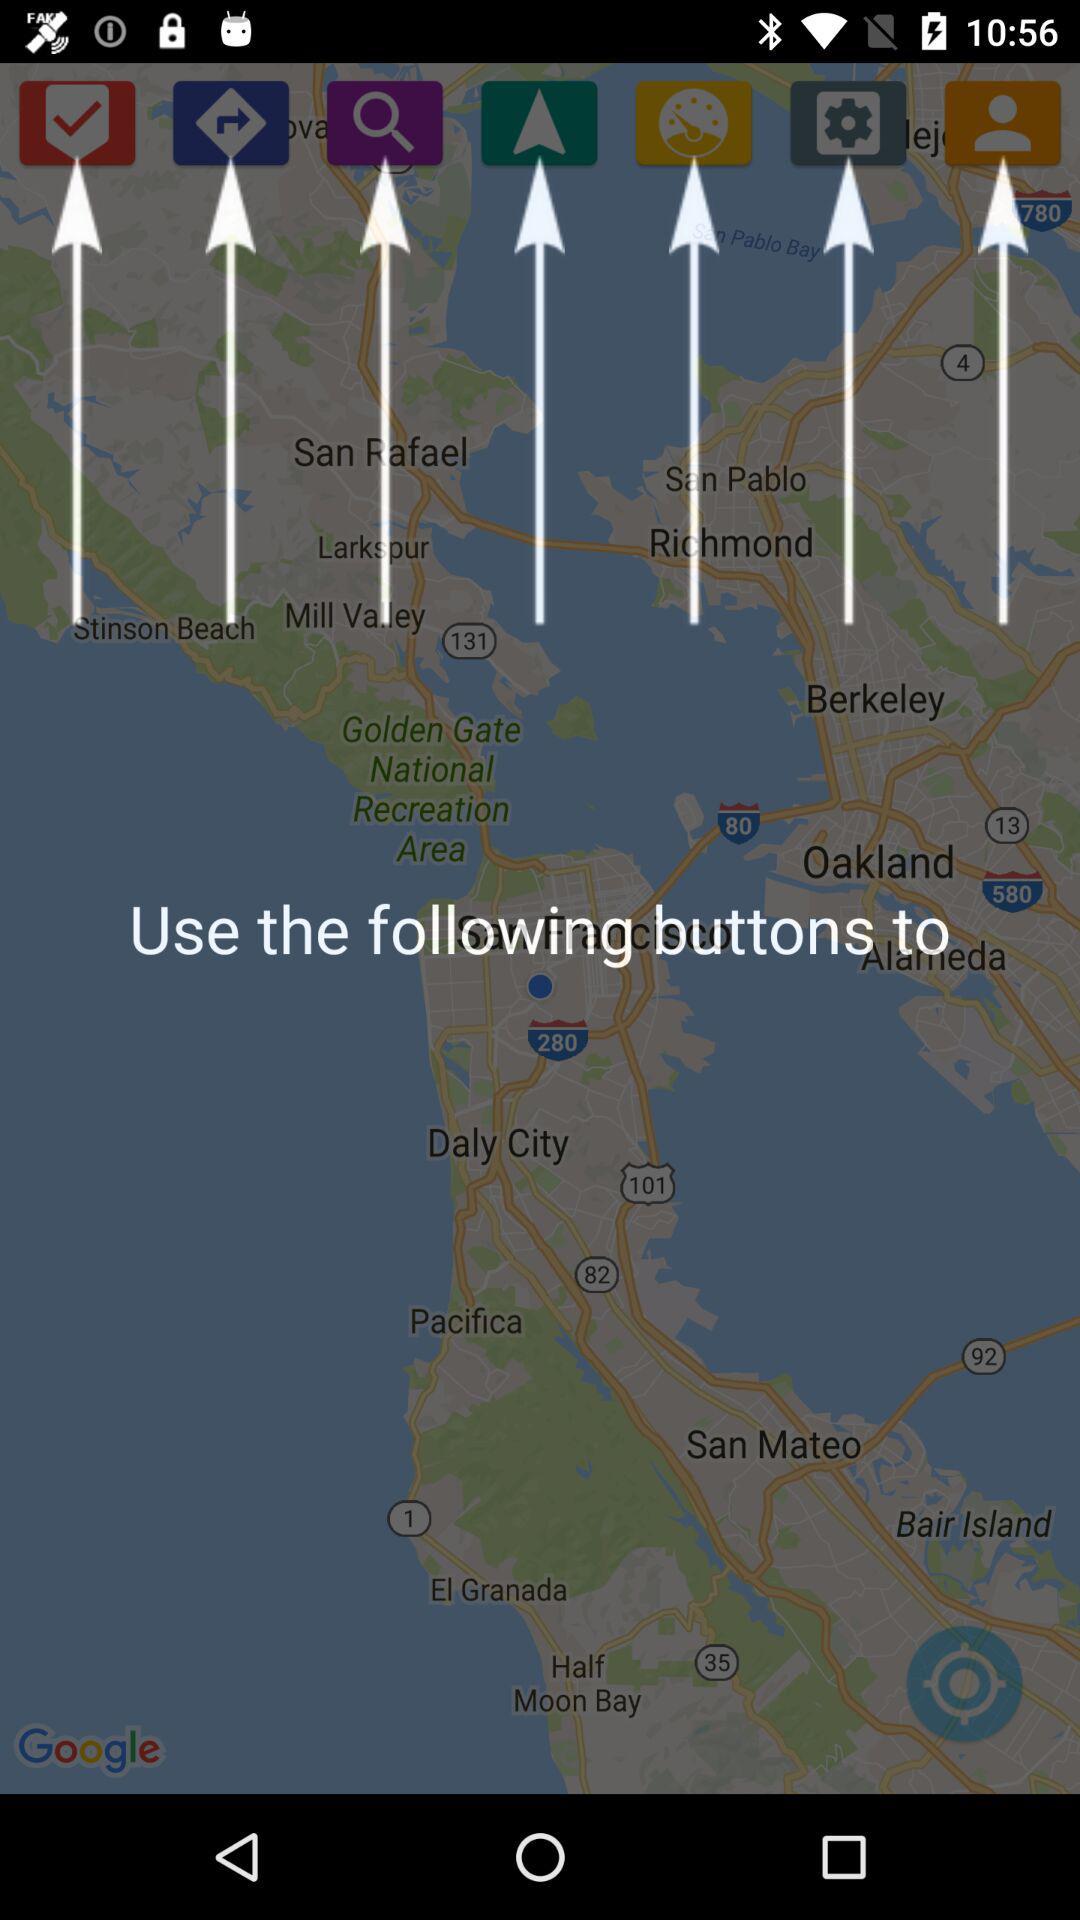 This screenshot has width=1080, height=1920. I want to click on icon at the bottom right corner, so click(963, 1693).